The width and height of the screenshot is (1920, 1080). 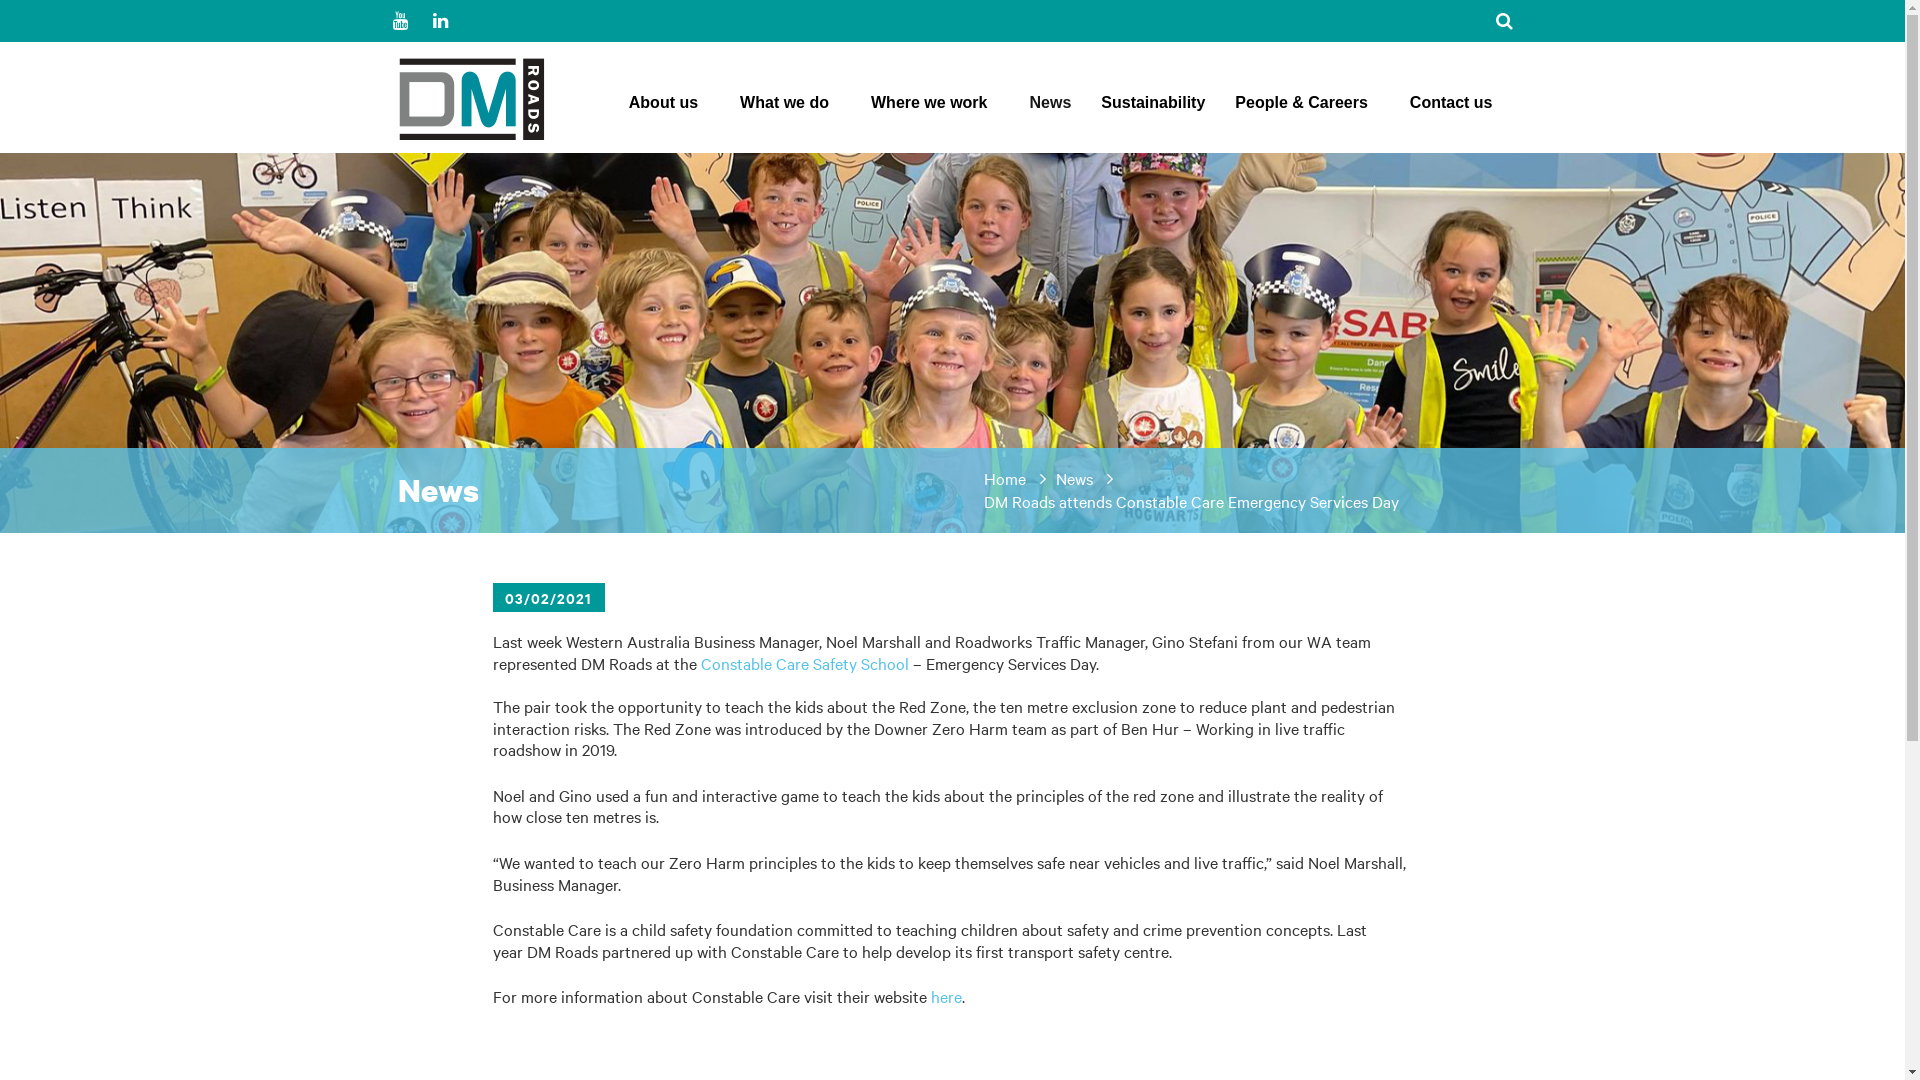 What do you see at coordinates (738, 108) in the screenshot?
I see `'What we do'` at bounding box center [738, 108].